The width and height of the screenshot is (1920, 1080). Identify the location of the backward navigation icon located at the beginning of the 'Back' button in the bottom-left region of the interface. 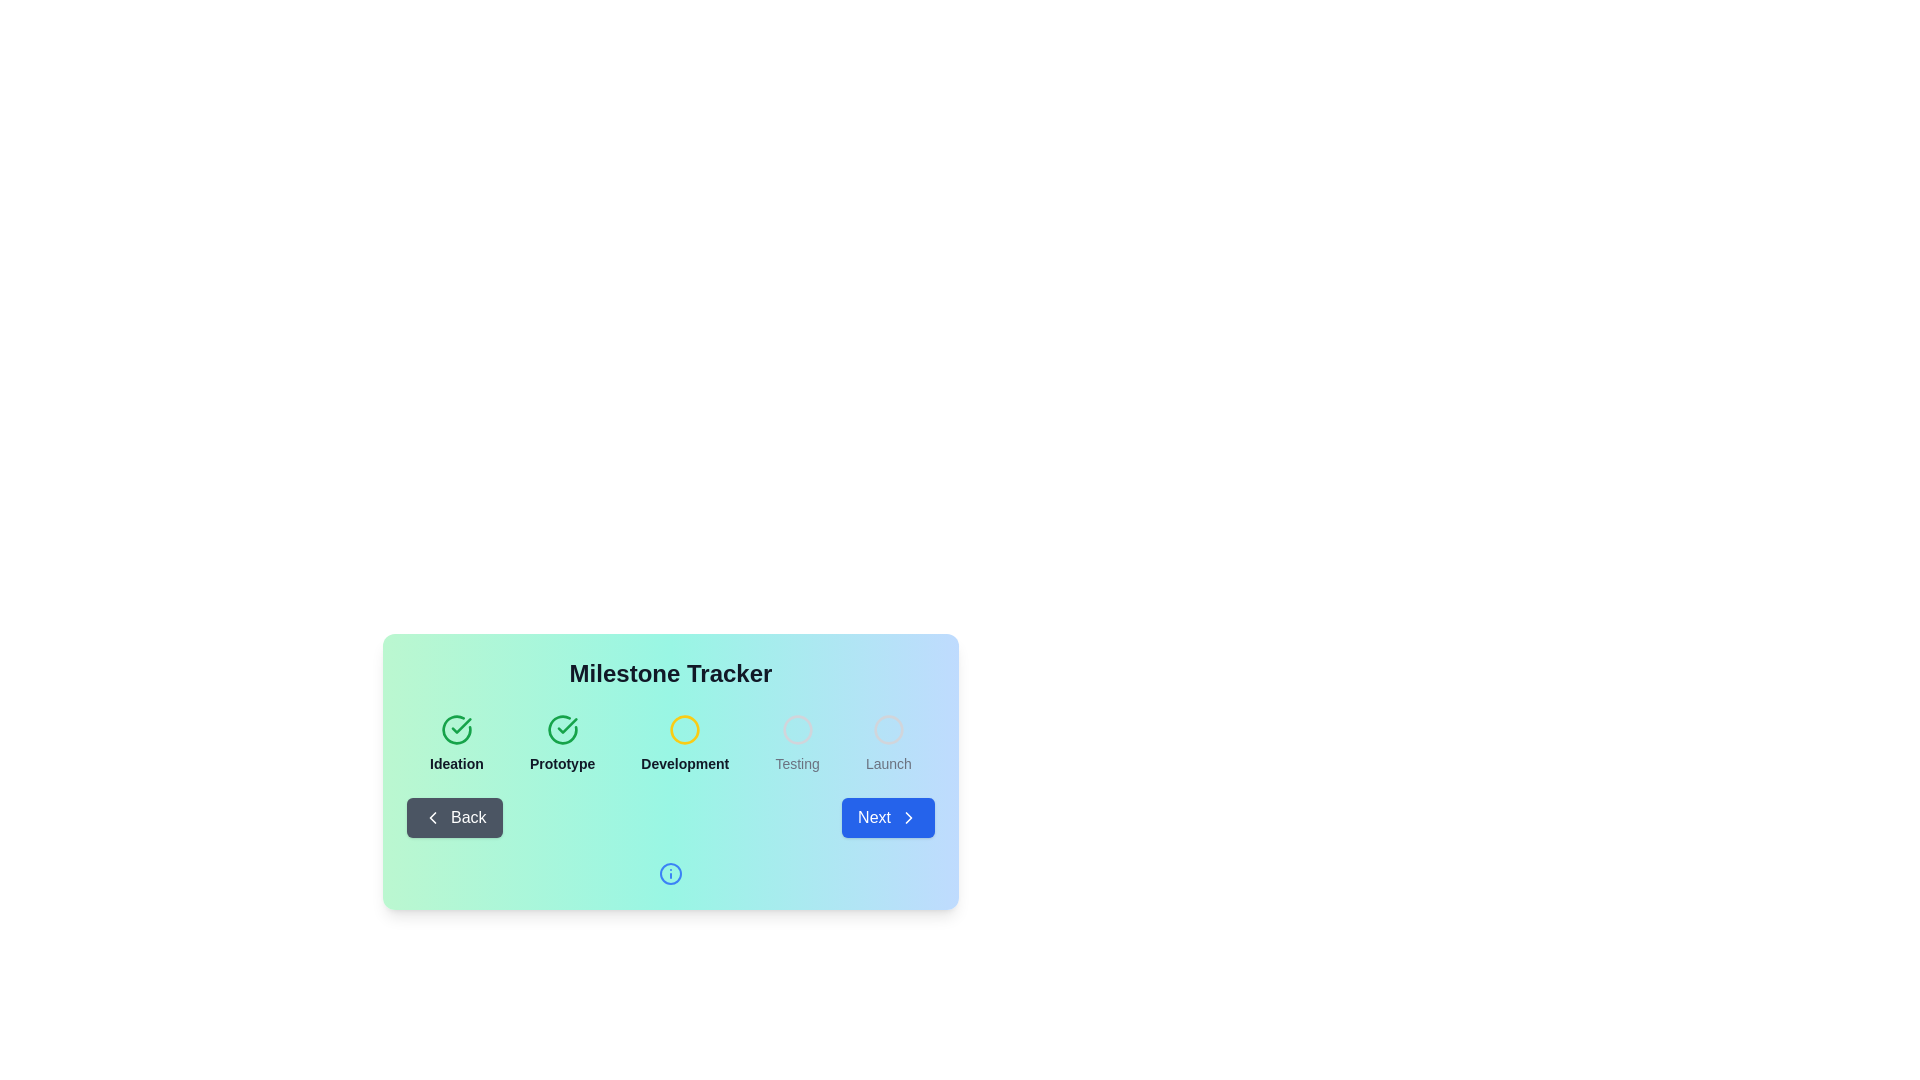
(431, 817).